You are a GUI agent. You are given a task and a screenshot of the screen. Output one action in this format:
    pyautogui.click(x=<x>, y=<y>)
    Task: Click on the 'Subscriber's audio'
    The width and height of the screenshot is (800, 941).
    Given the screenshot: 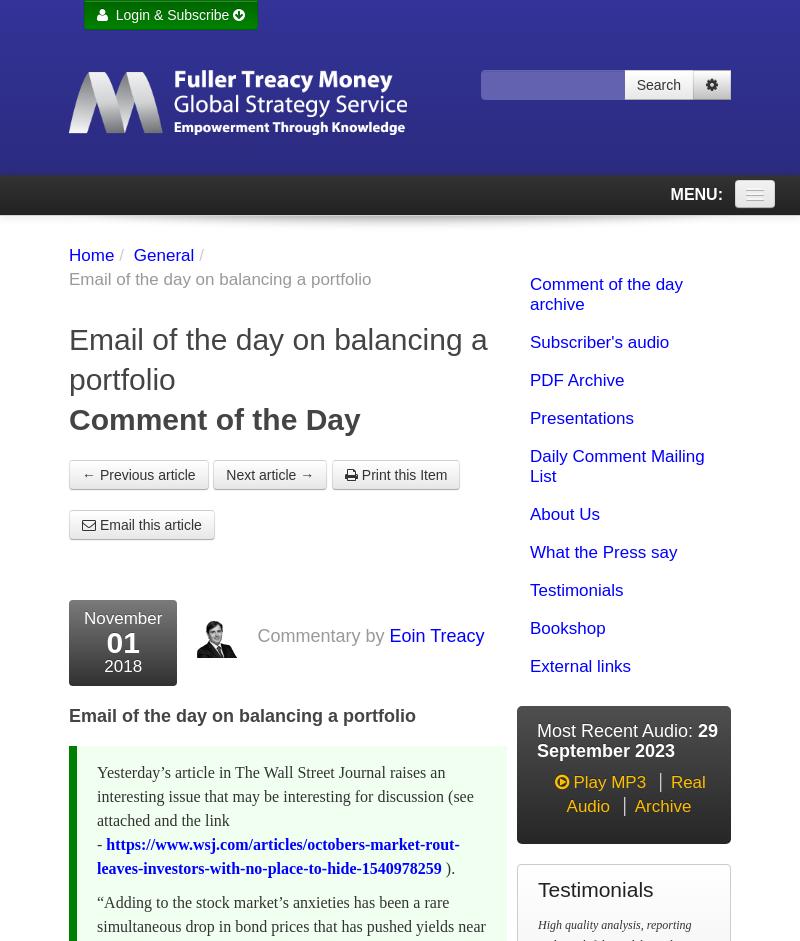 What is the action you would take?
    pyautogui.click(x=529, y=341)
    